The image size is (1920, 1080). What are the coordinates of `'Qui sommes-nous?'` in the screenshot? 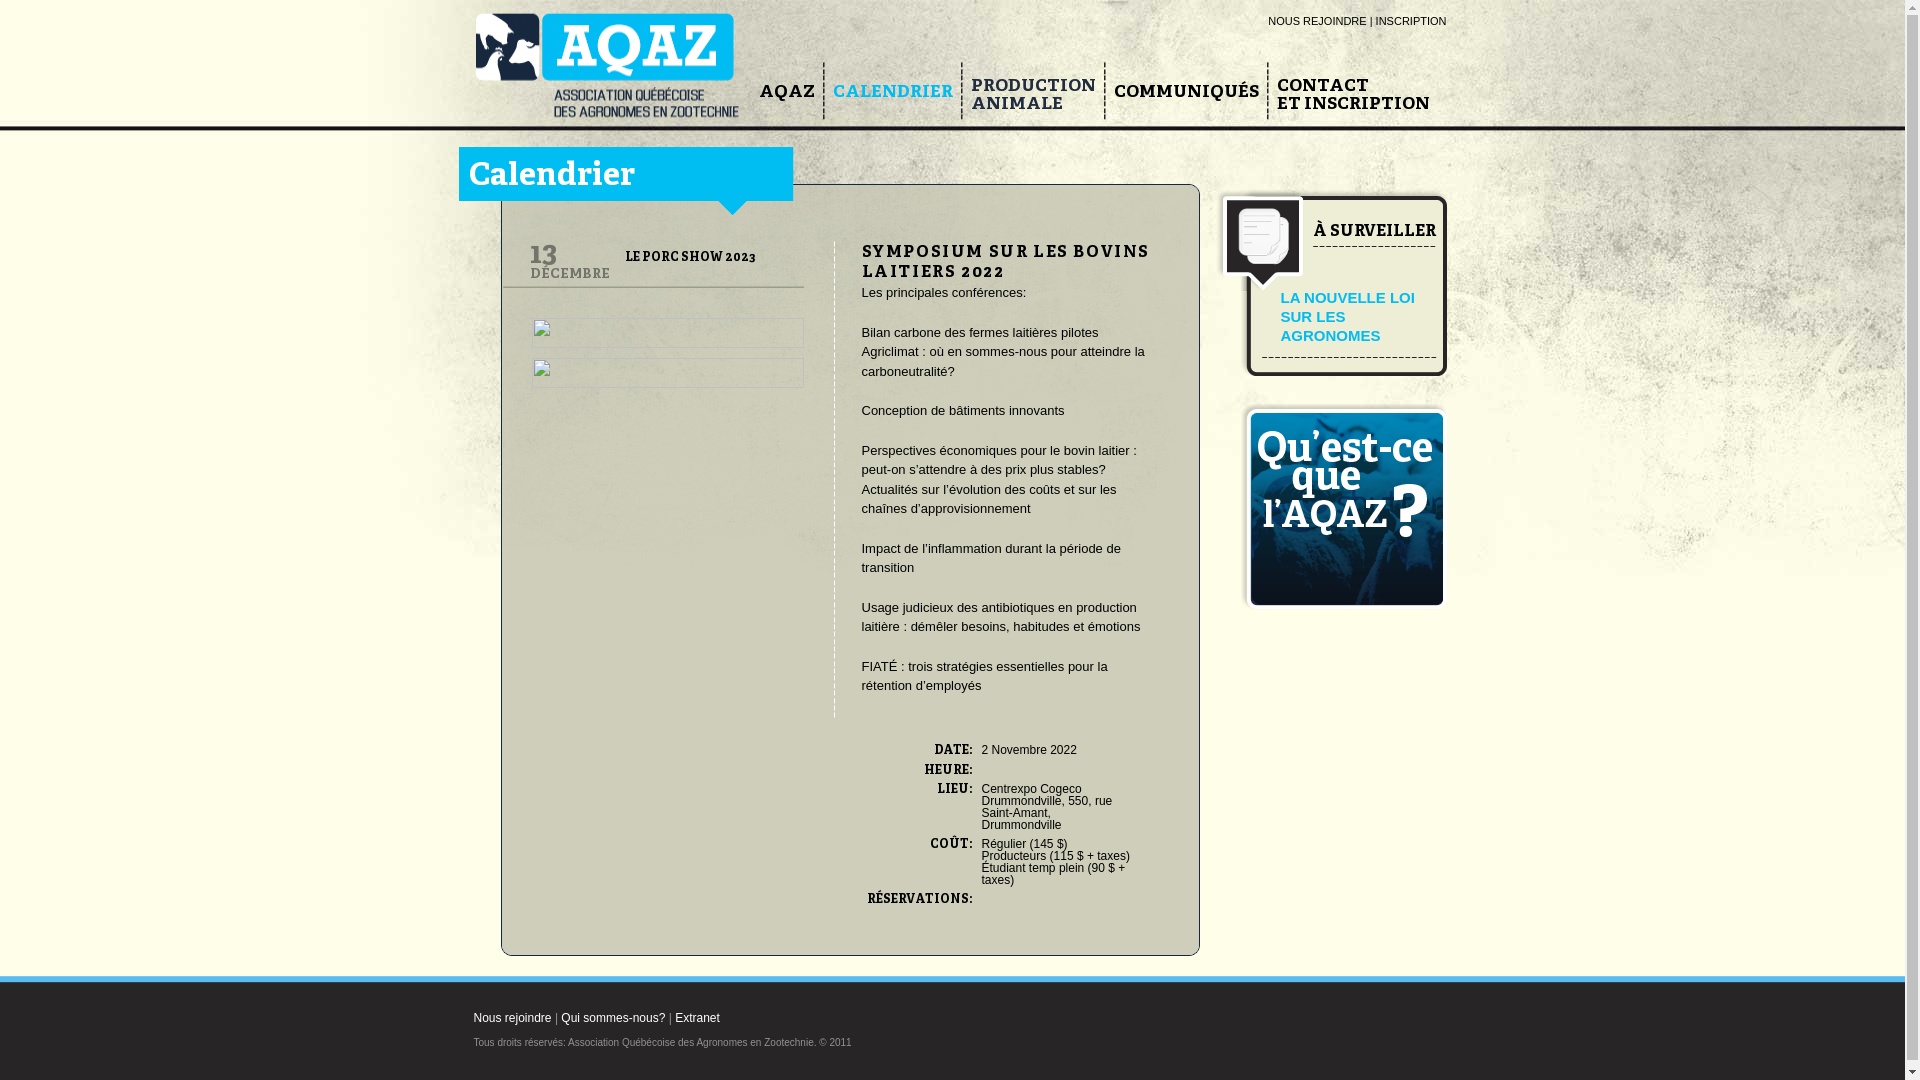 It's located at (612, 1018).